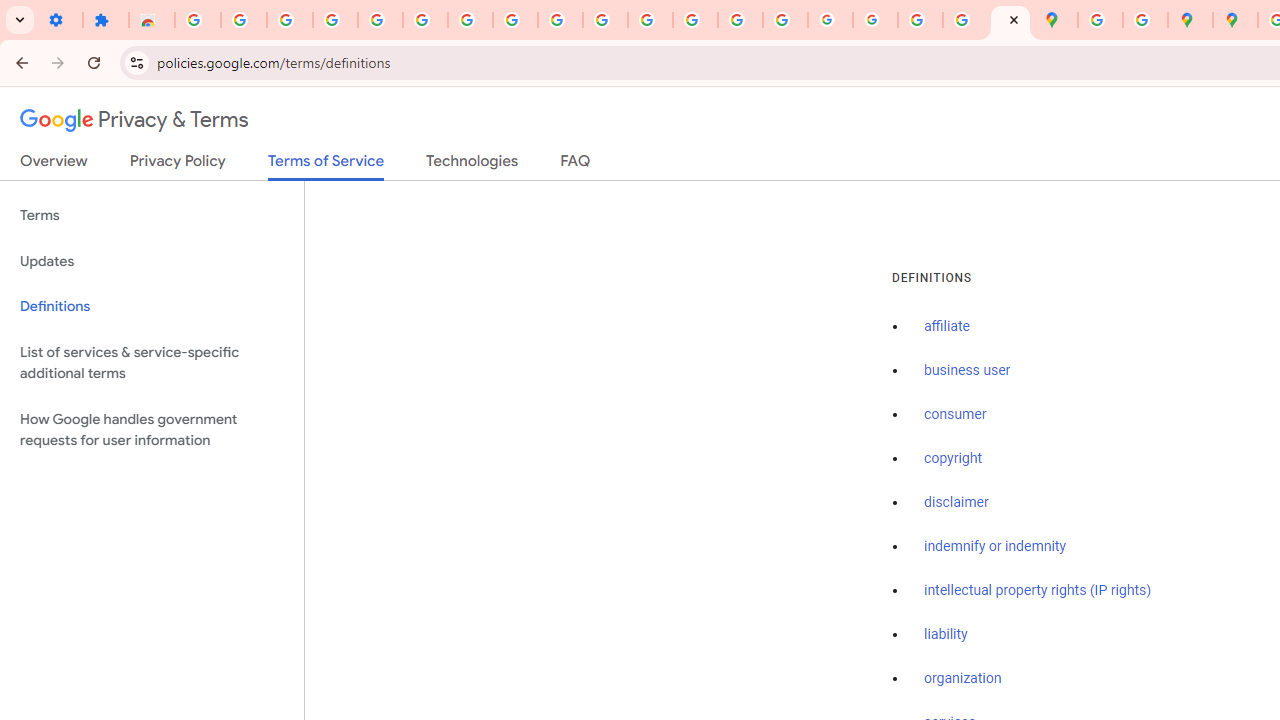  I want to click on 'YouTube', so click(560, 20).